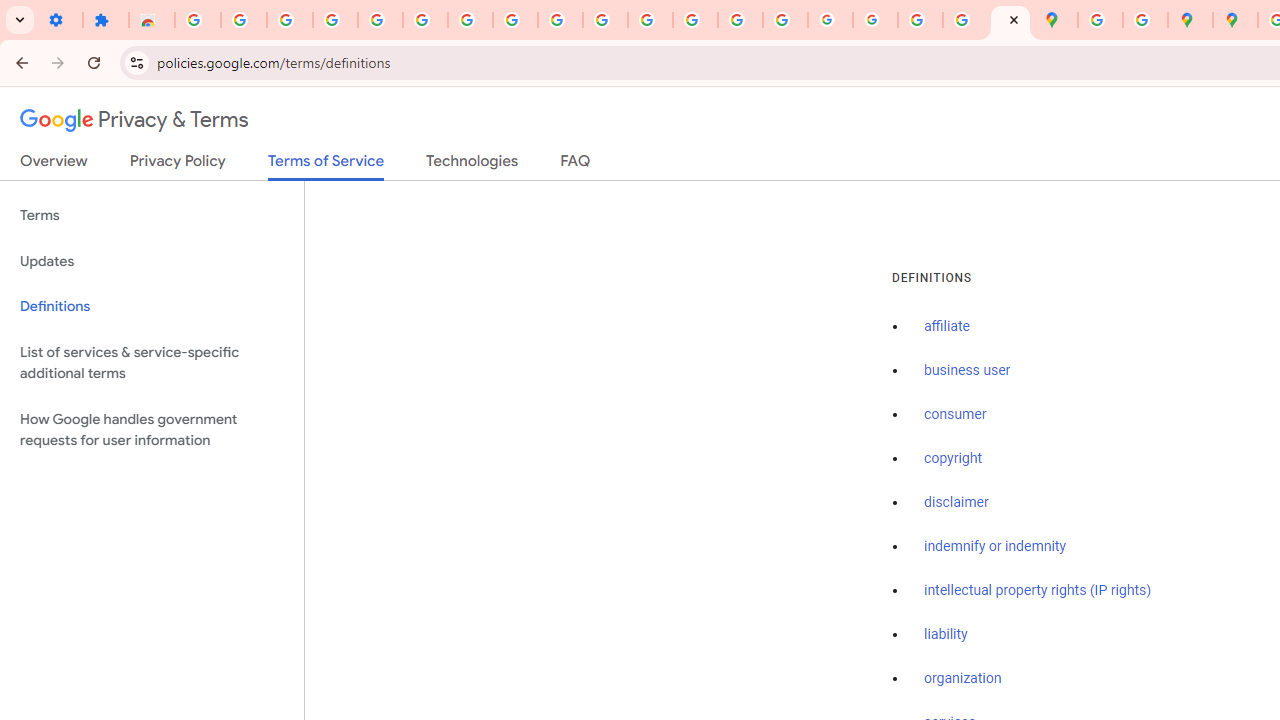  I want to click on 'YouTube', so click(560, 20).